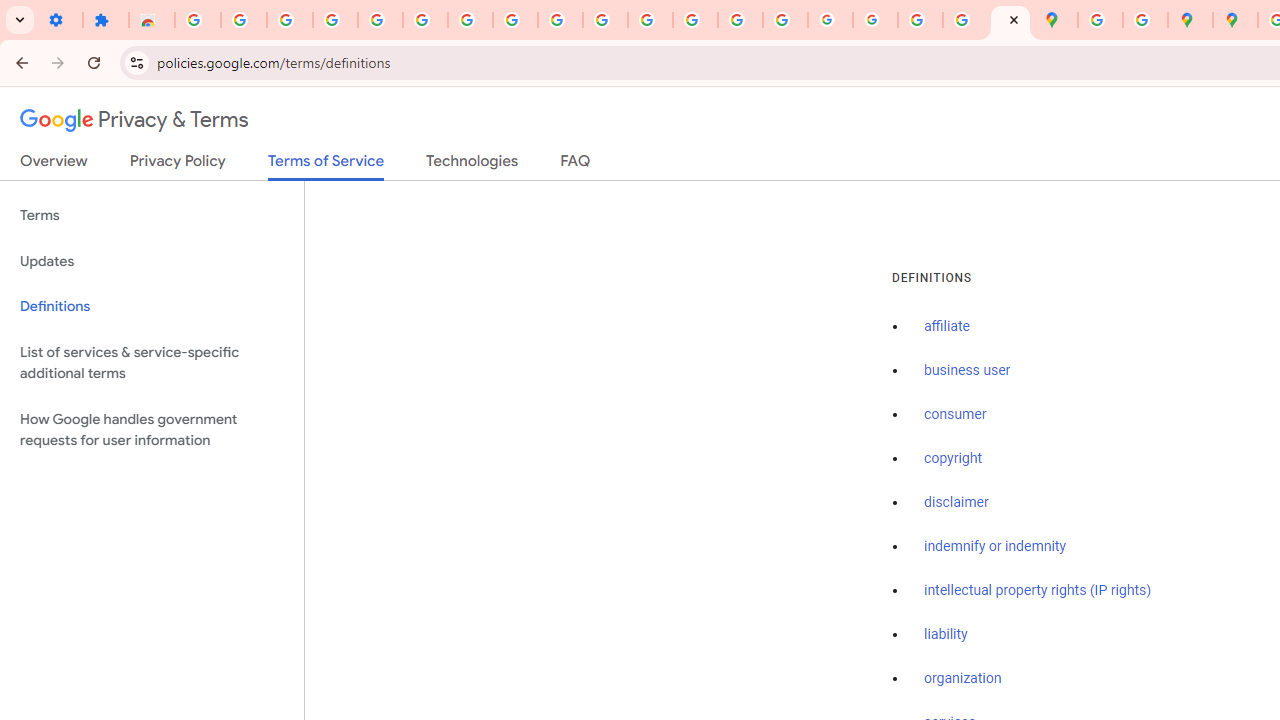  I want to click on 'YouTube', so click(560, 20).